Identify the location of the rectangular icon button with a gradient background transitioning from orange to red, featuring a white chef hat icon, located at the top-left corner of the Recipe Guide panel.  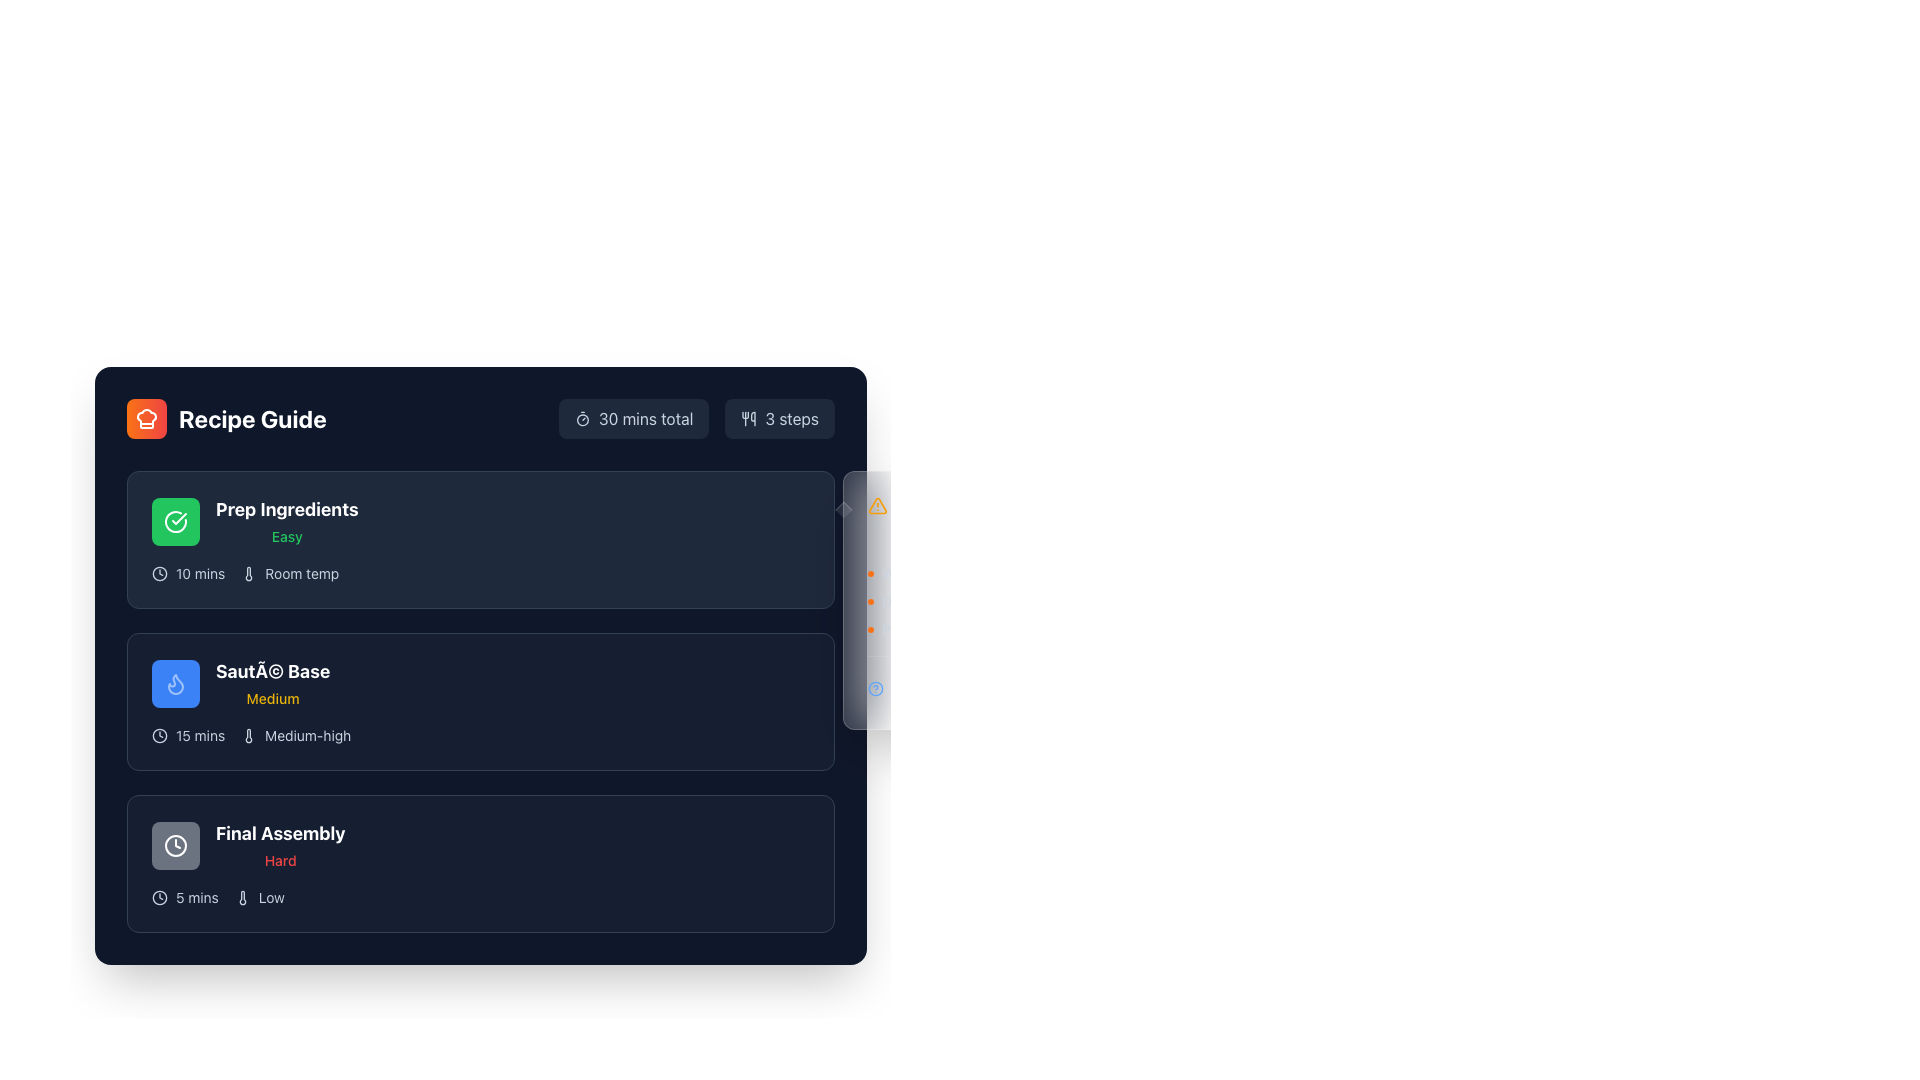
(146, 418).